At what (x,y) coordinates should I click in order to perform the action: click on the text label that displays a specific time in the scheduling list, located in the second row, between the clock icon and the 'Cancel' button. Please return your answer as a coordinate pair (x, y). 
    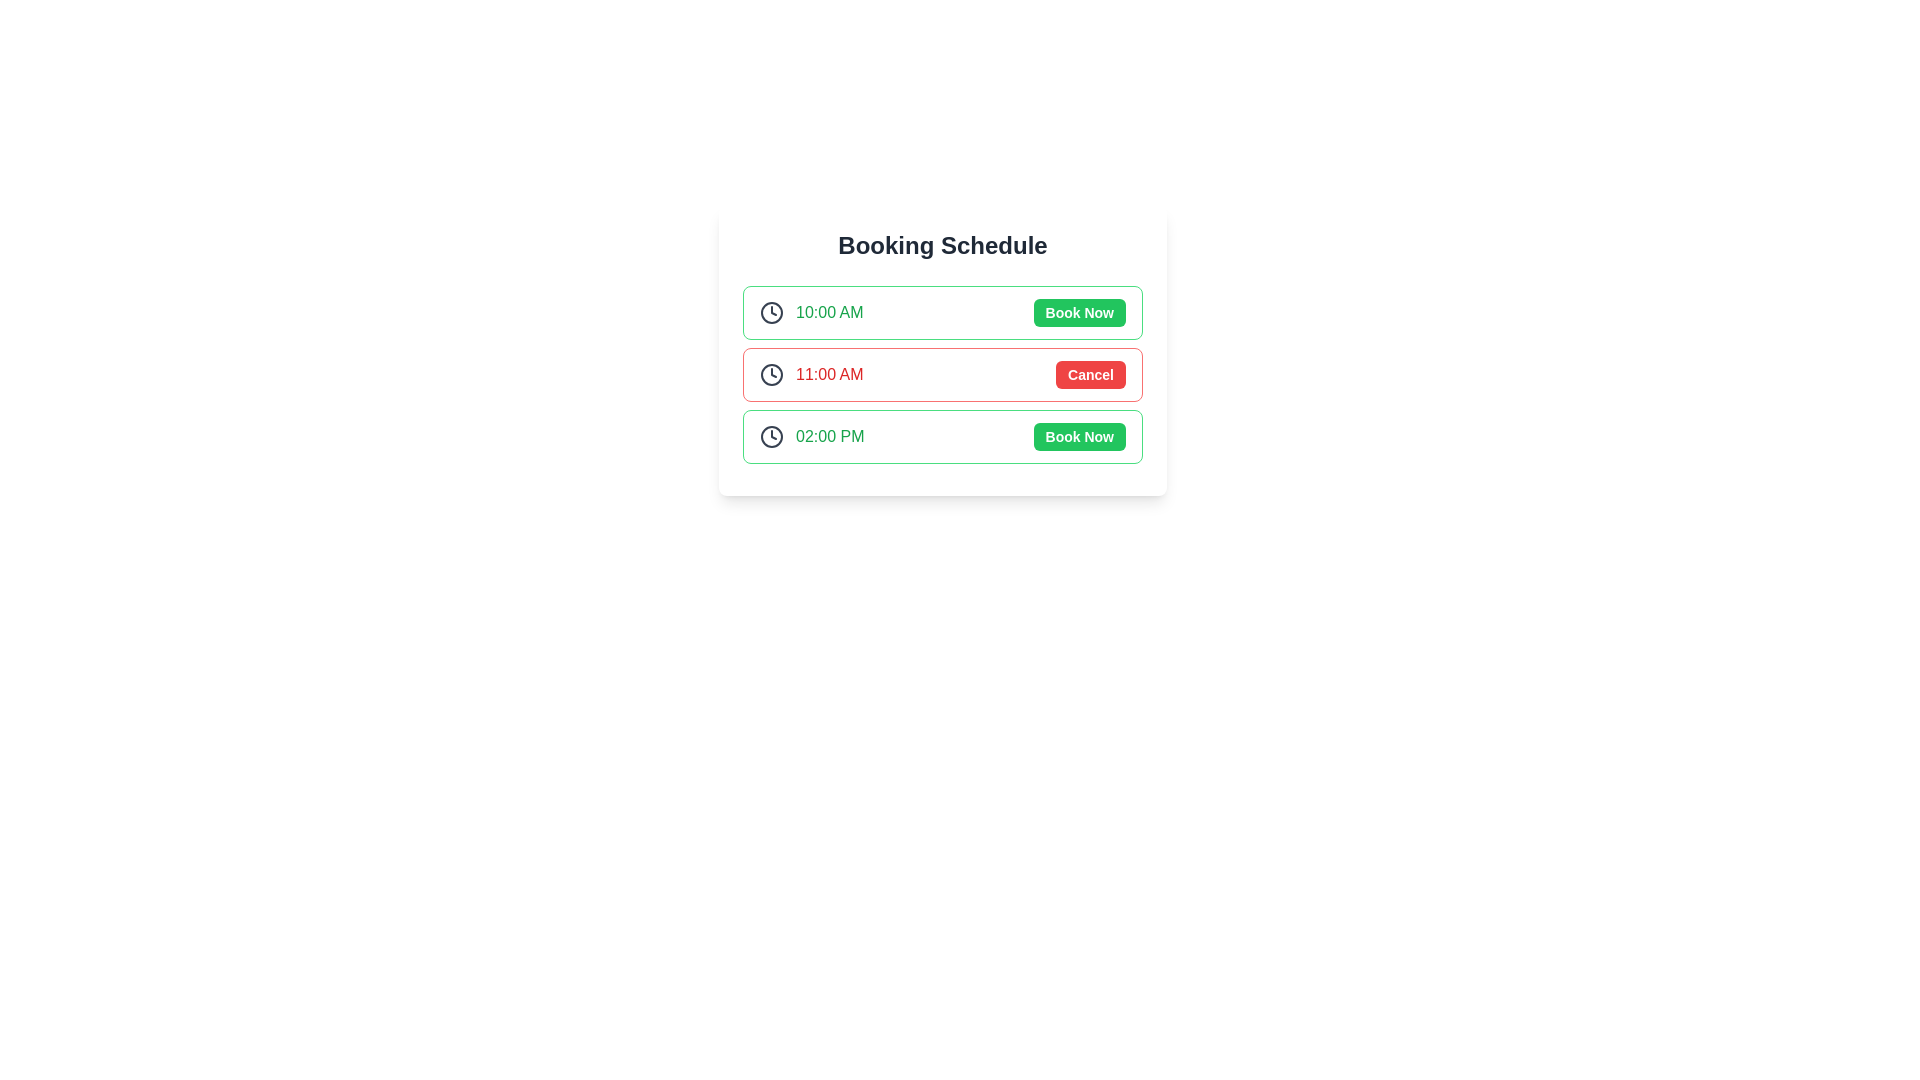
    Looking at the image, I should click on (811, 374).